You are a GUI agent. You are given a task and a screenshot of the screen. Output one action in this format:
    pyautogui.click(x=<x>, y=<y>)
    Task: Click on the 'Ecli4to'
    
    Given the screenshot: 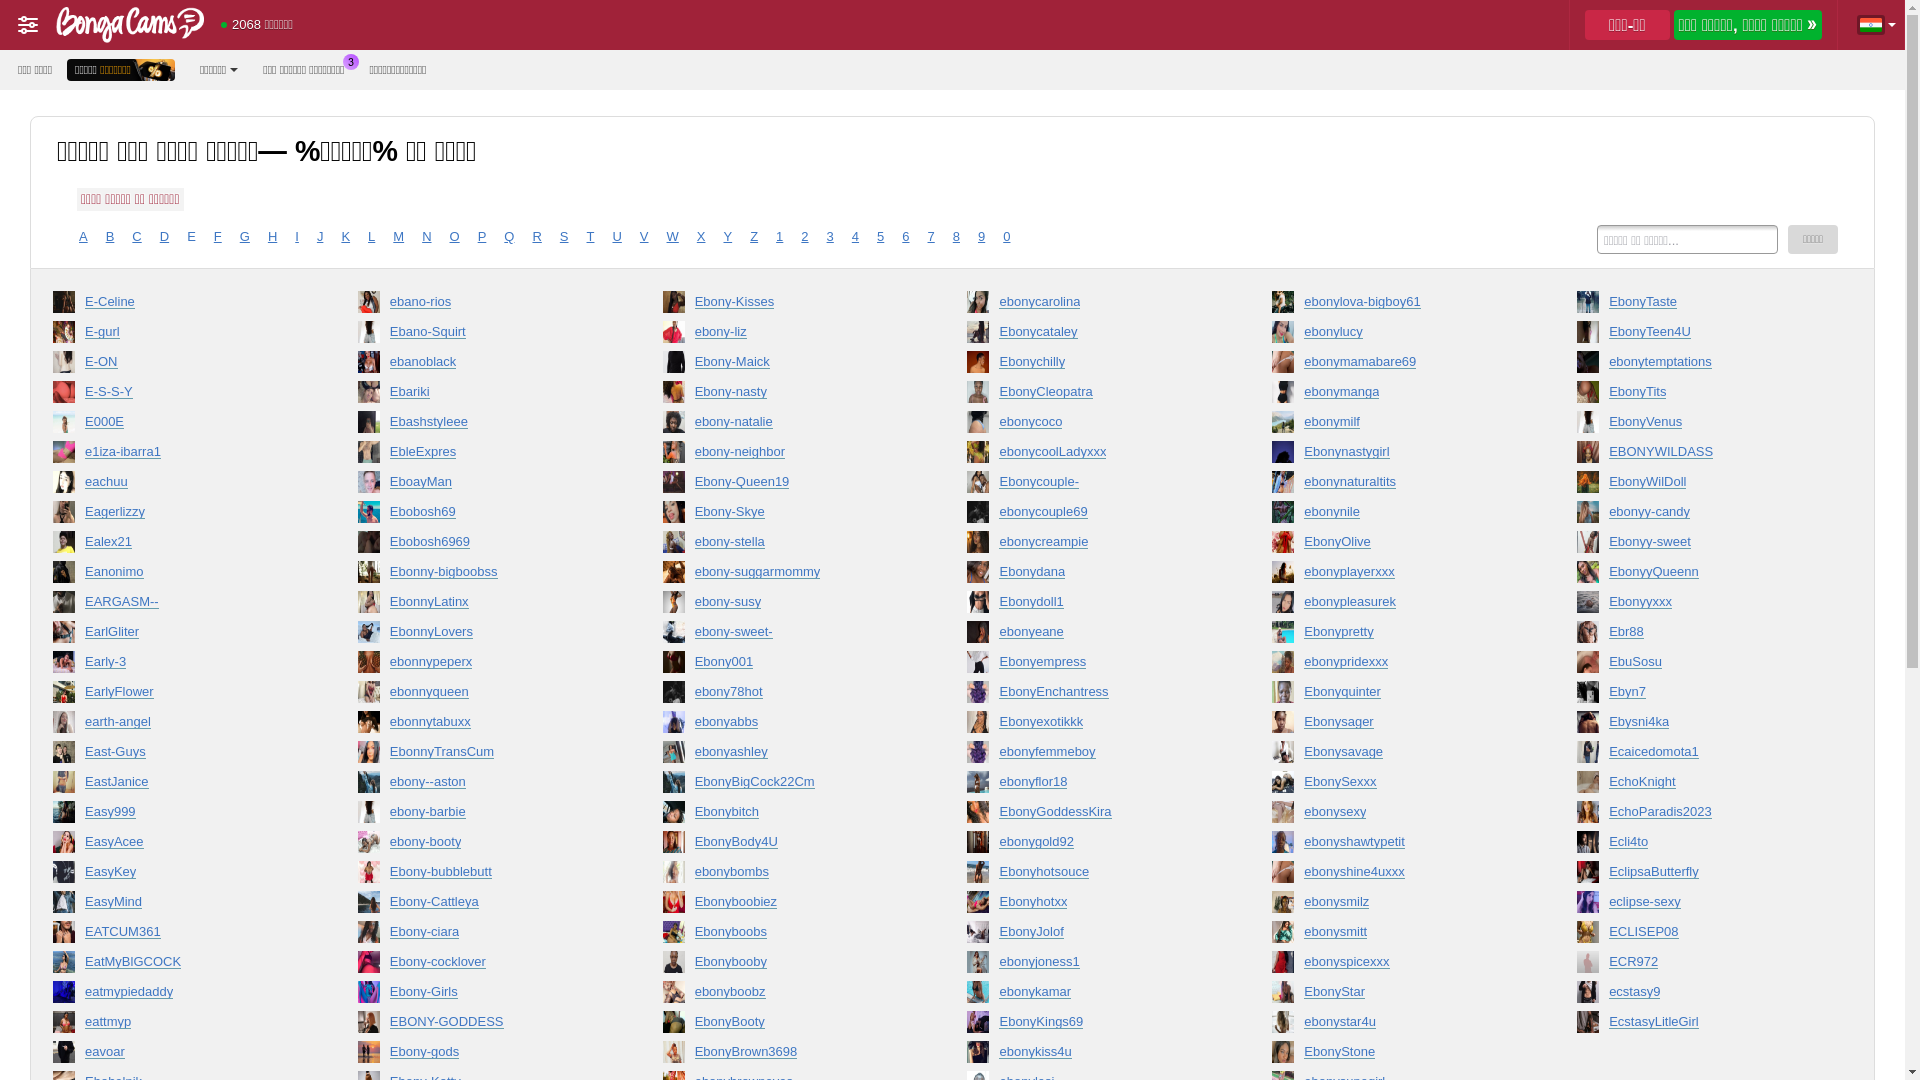 What is the action you would take?
    pyautogui.click(x=1699, y=845)
    